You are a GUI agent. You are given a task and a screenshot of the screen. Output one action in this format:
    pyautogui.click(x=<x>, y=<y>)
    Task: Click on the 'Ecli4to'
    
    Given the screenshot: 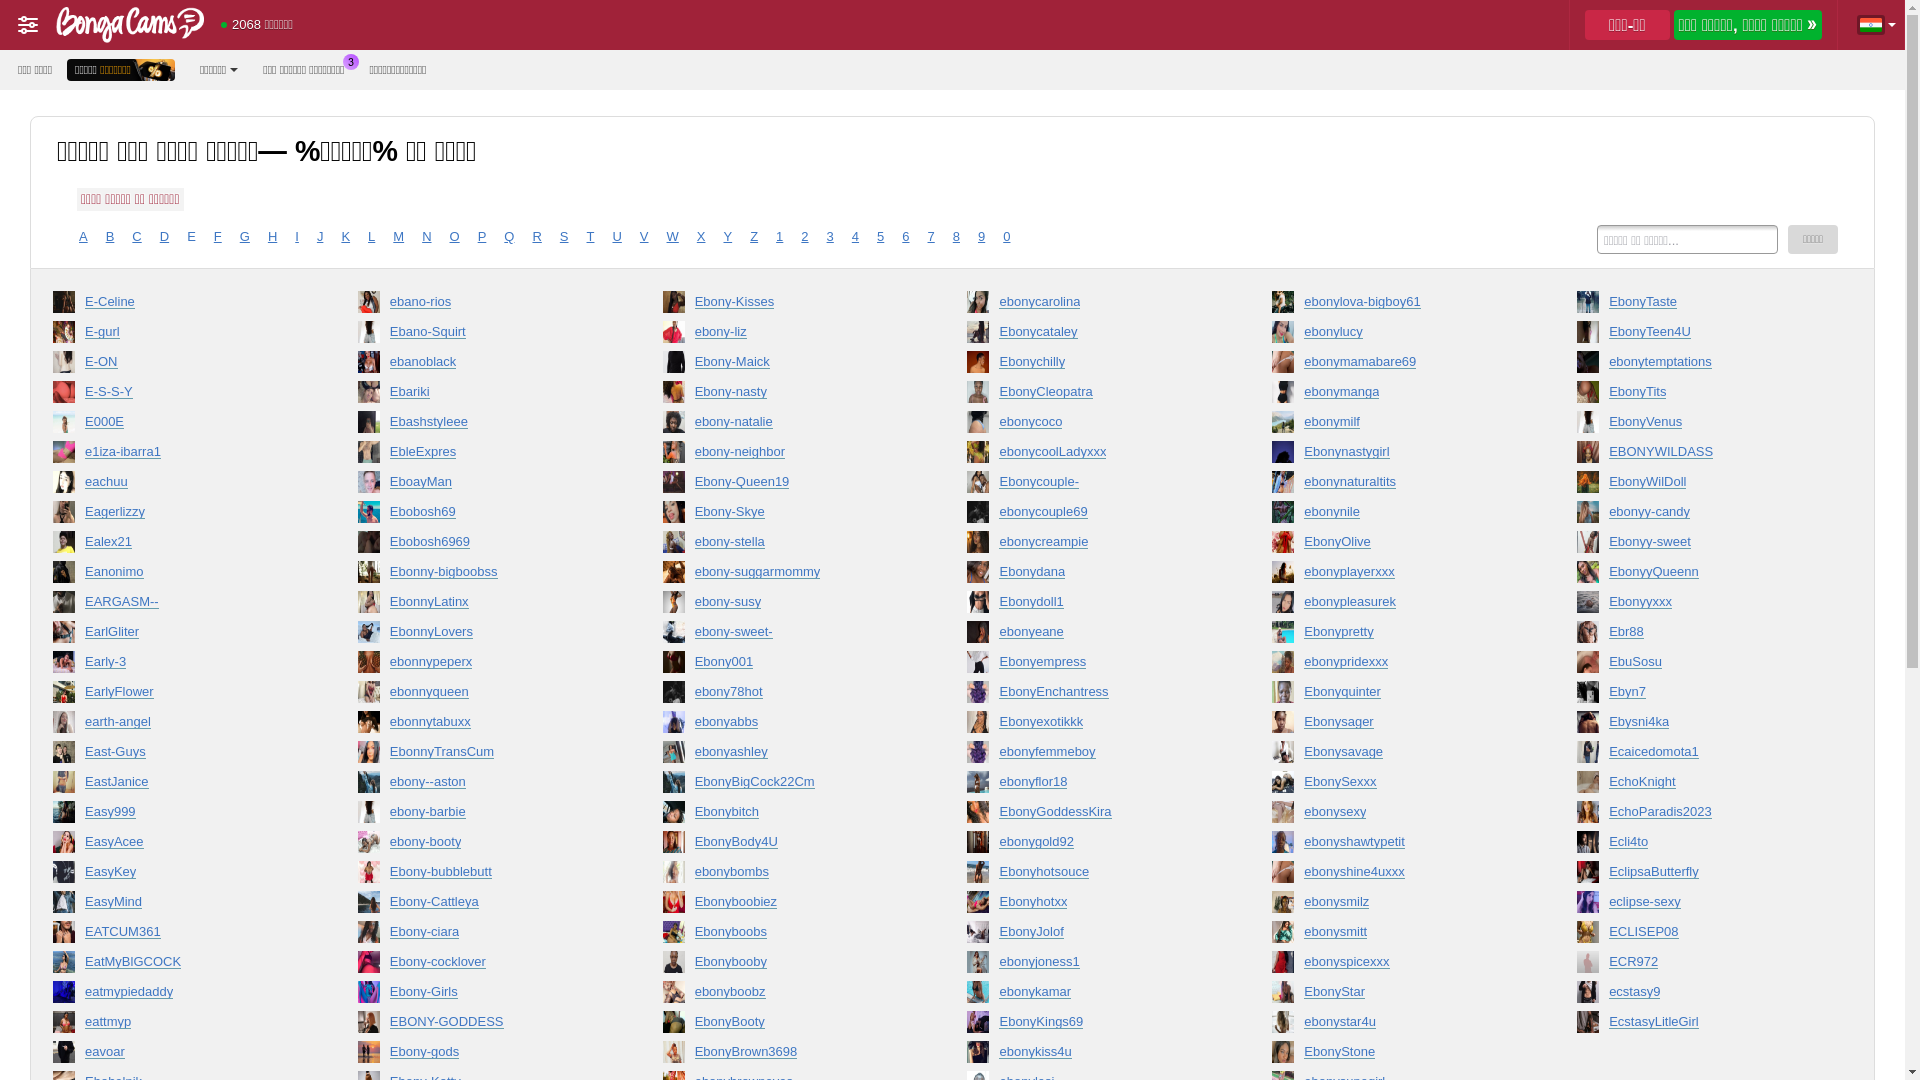 What is the action you would take?
    pyautogui.click(x=1699, y=845)
    